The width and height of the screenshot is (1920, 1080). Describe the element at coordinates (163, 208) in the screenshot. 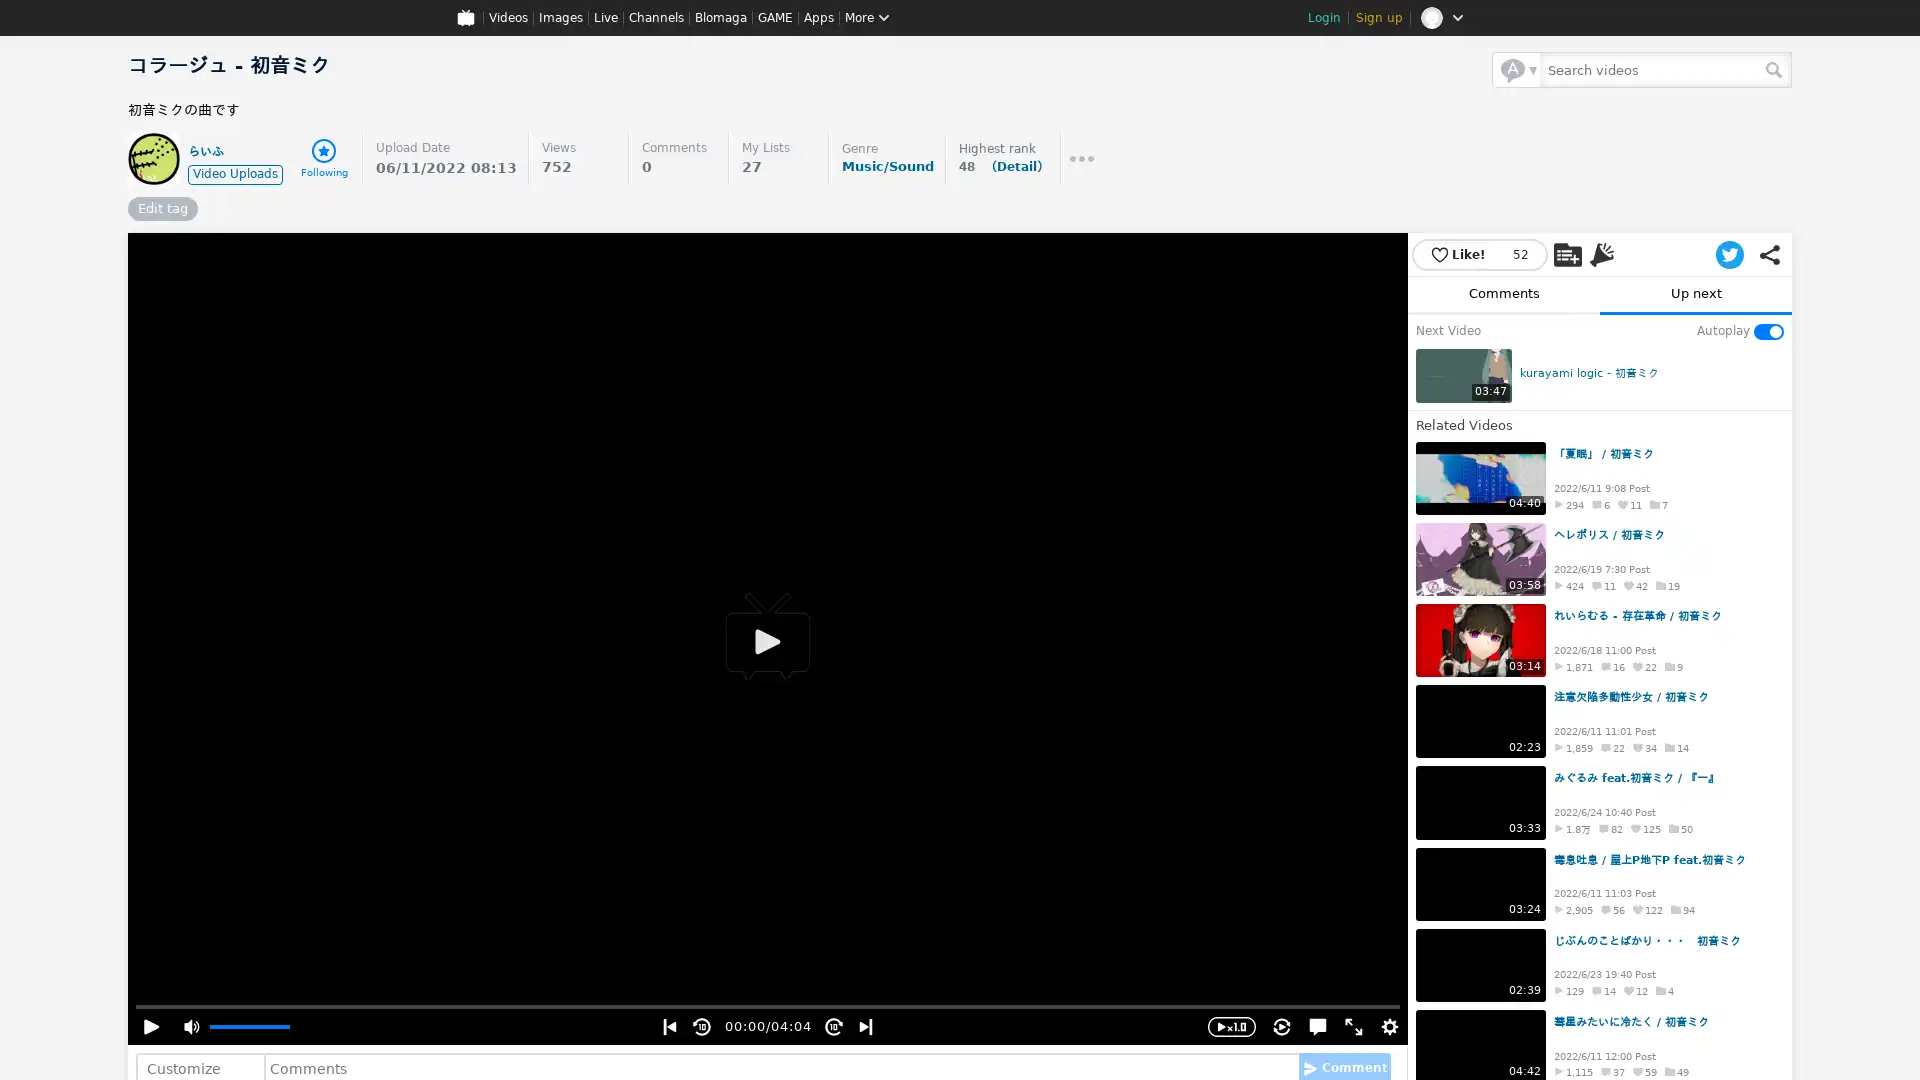

I see `Edit tag` at that location.